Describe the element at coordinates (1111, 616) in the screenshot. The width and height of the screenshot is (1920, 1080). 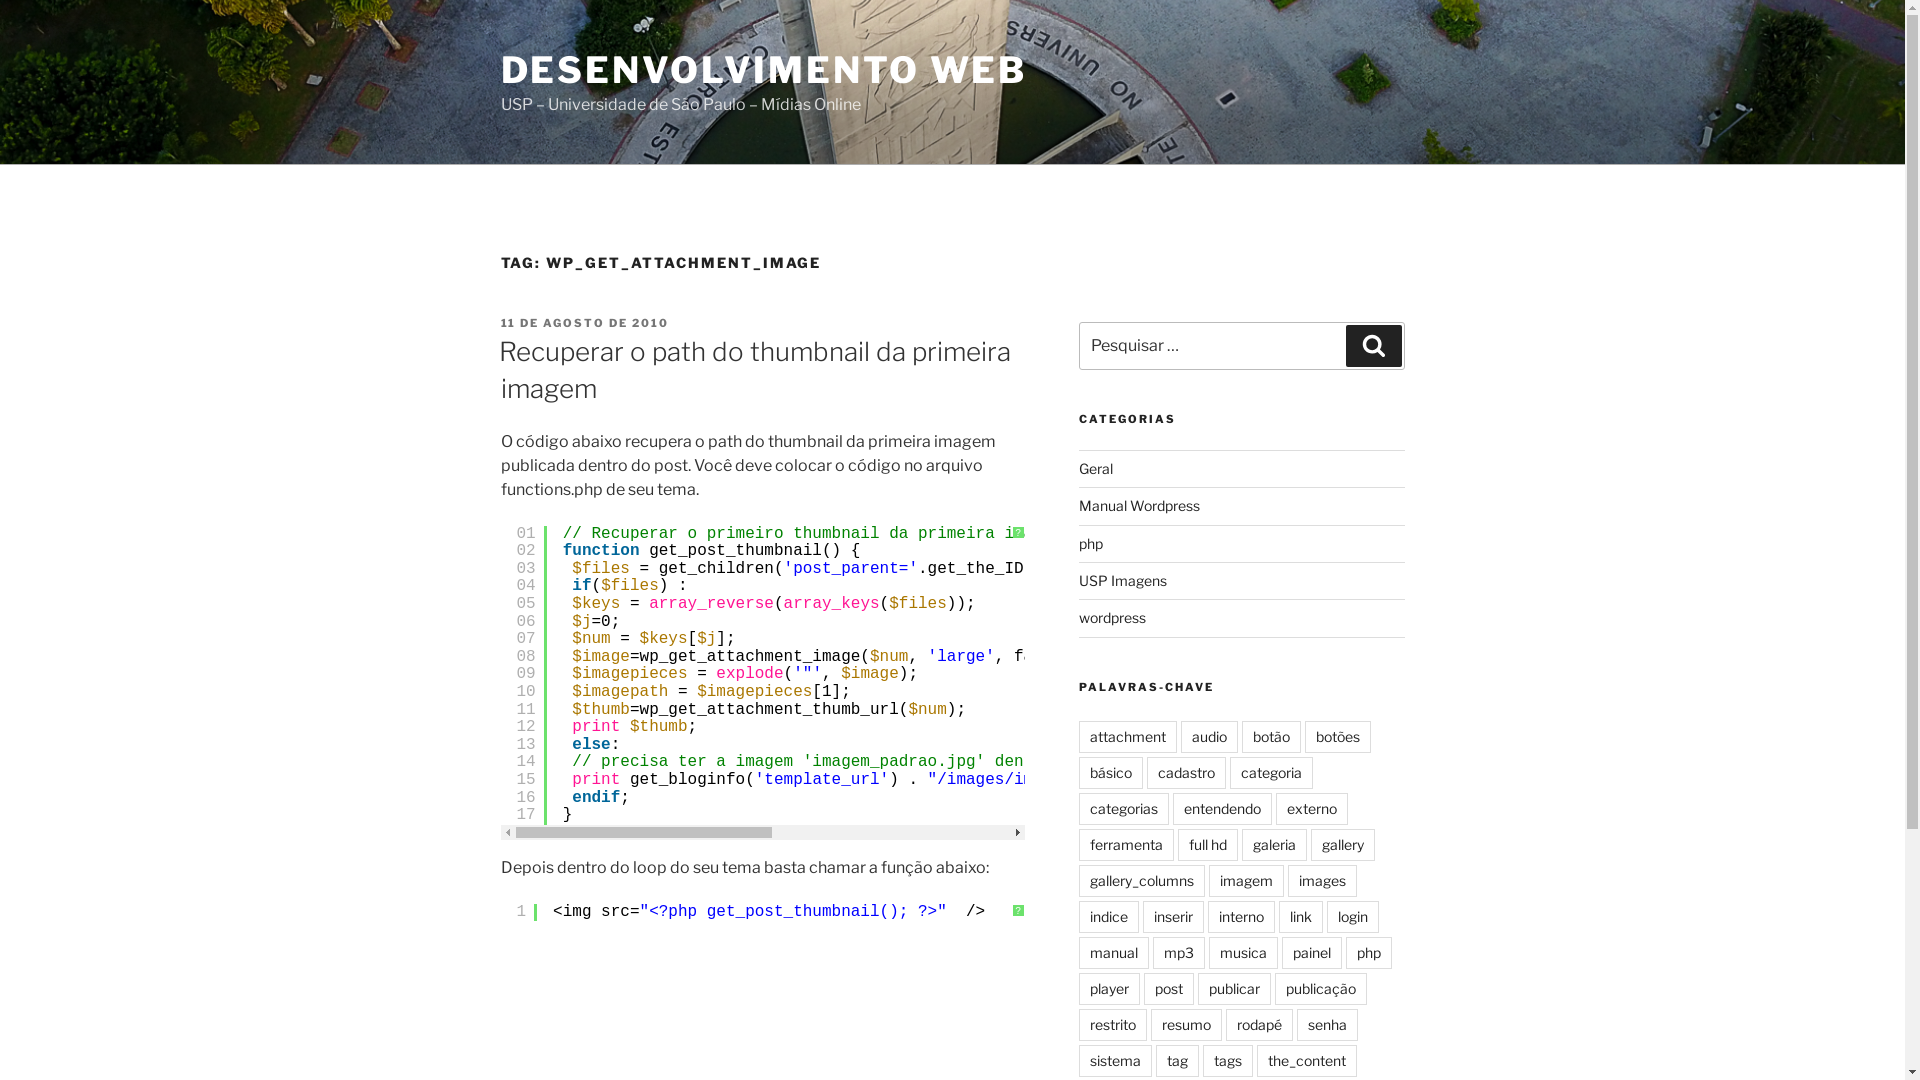
I see `'wordpress'` at that location.